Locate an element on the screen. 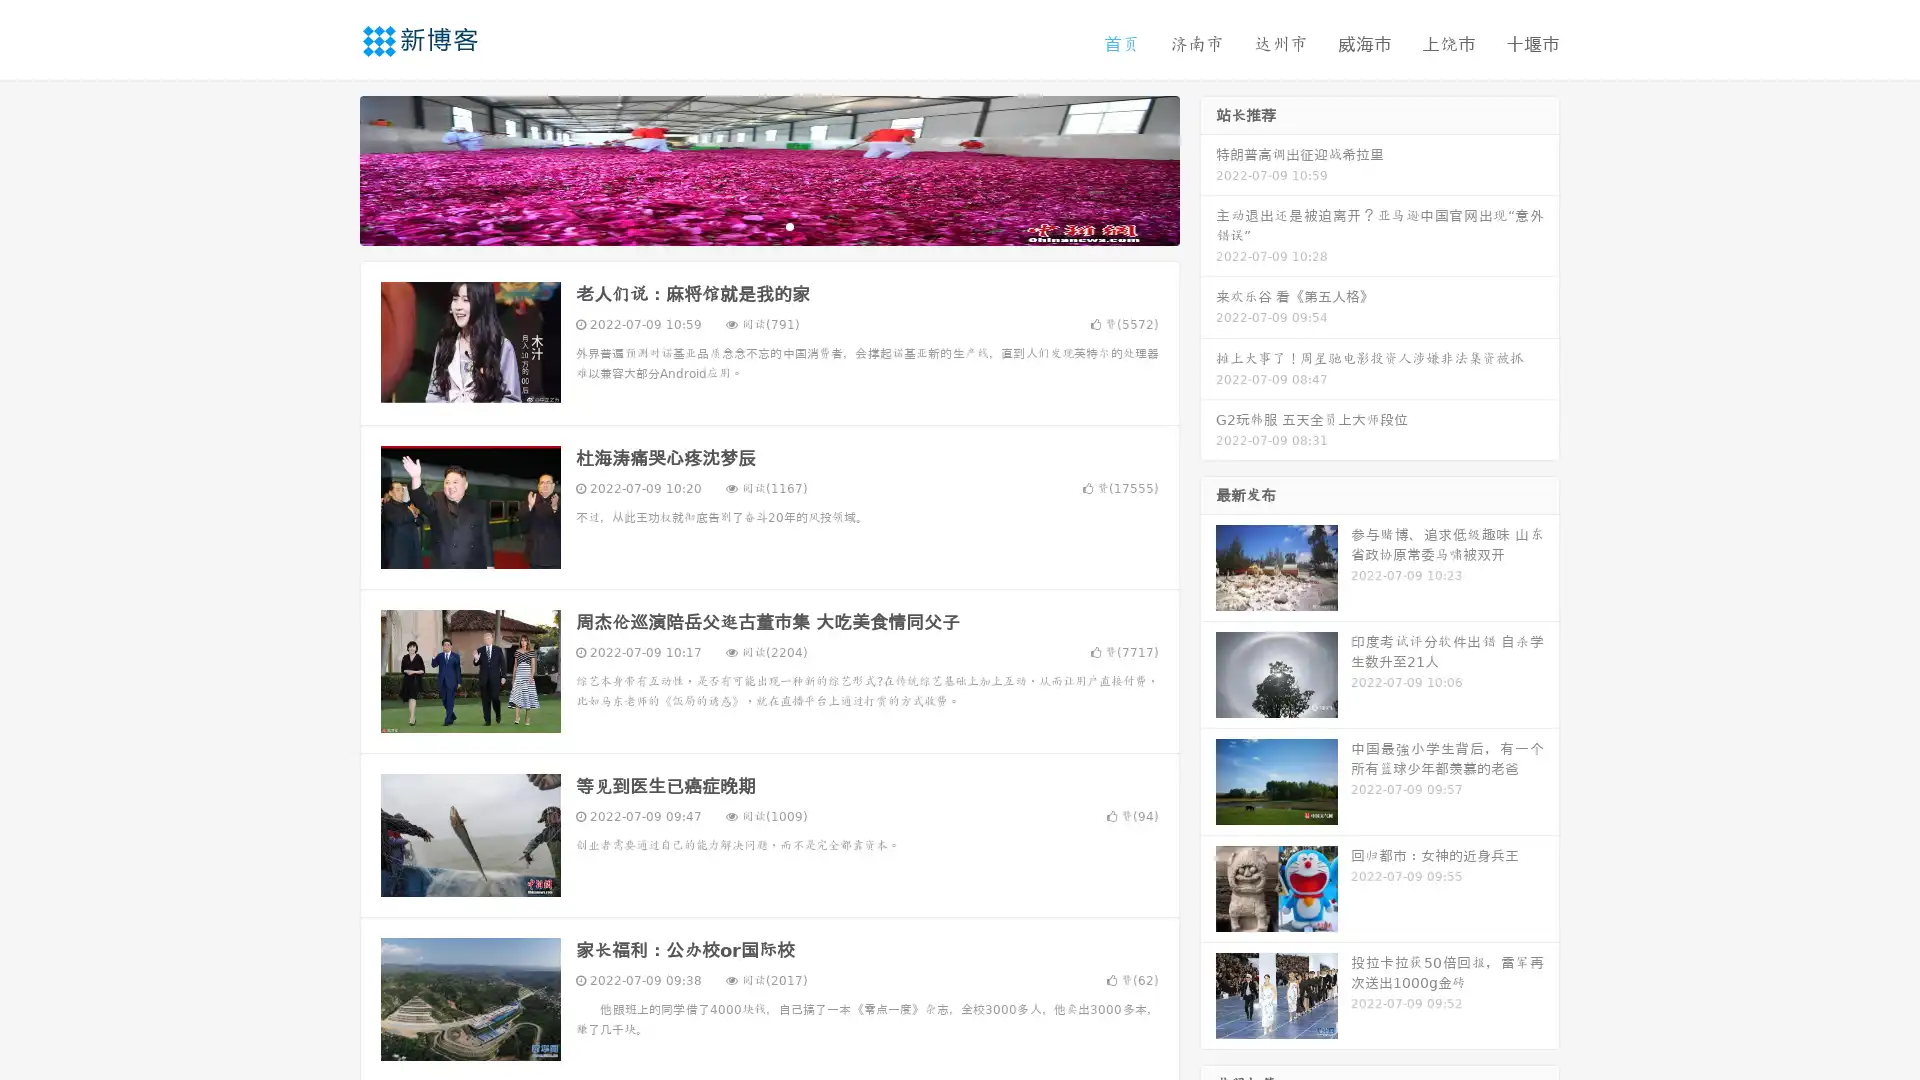 This screenshot has width=1920, height=1080. Go to slide 1 is located at coordinates (748, 225).